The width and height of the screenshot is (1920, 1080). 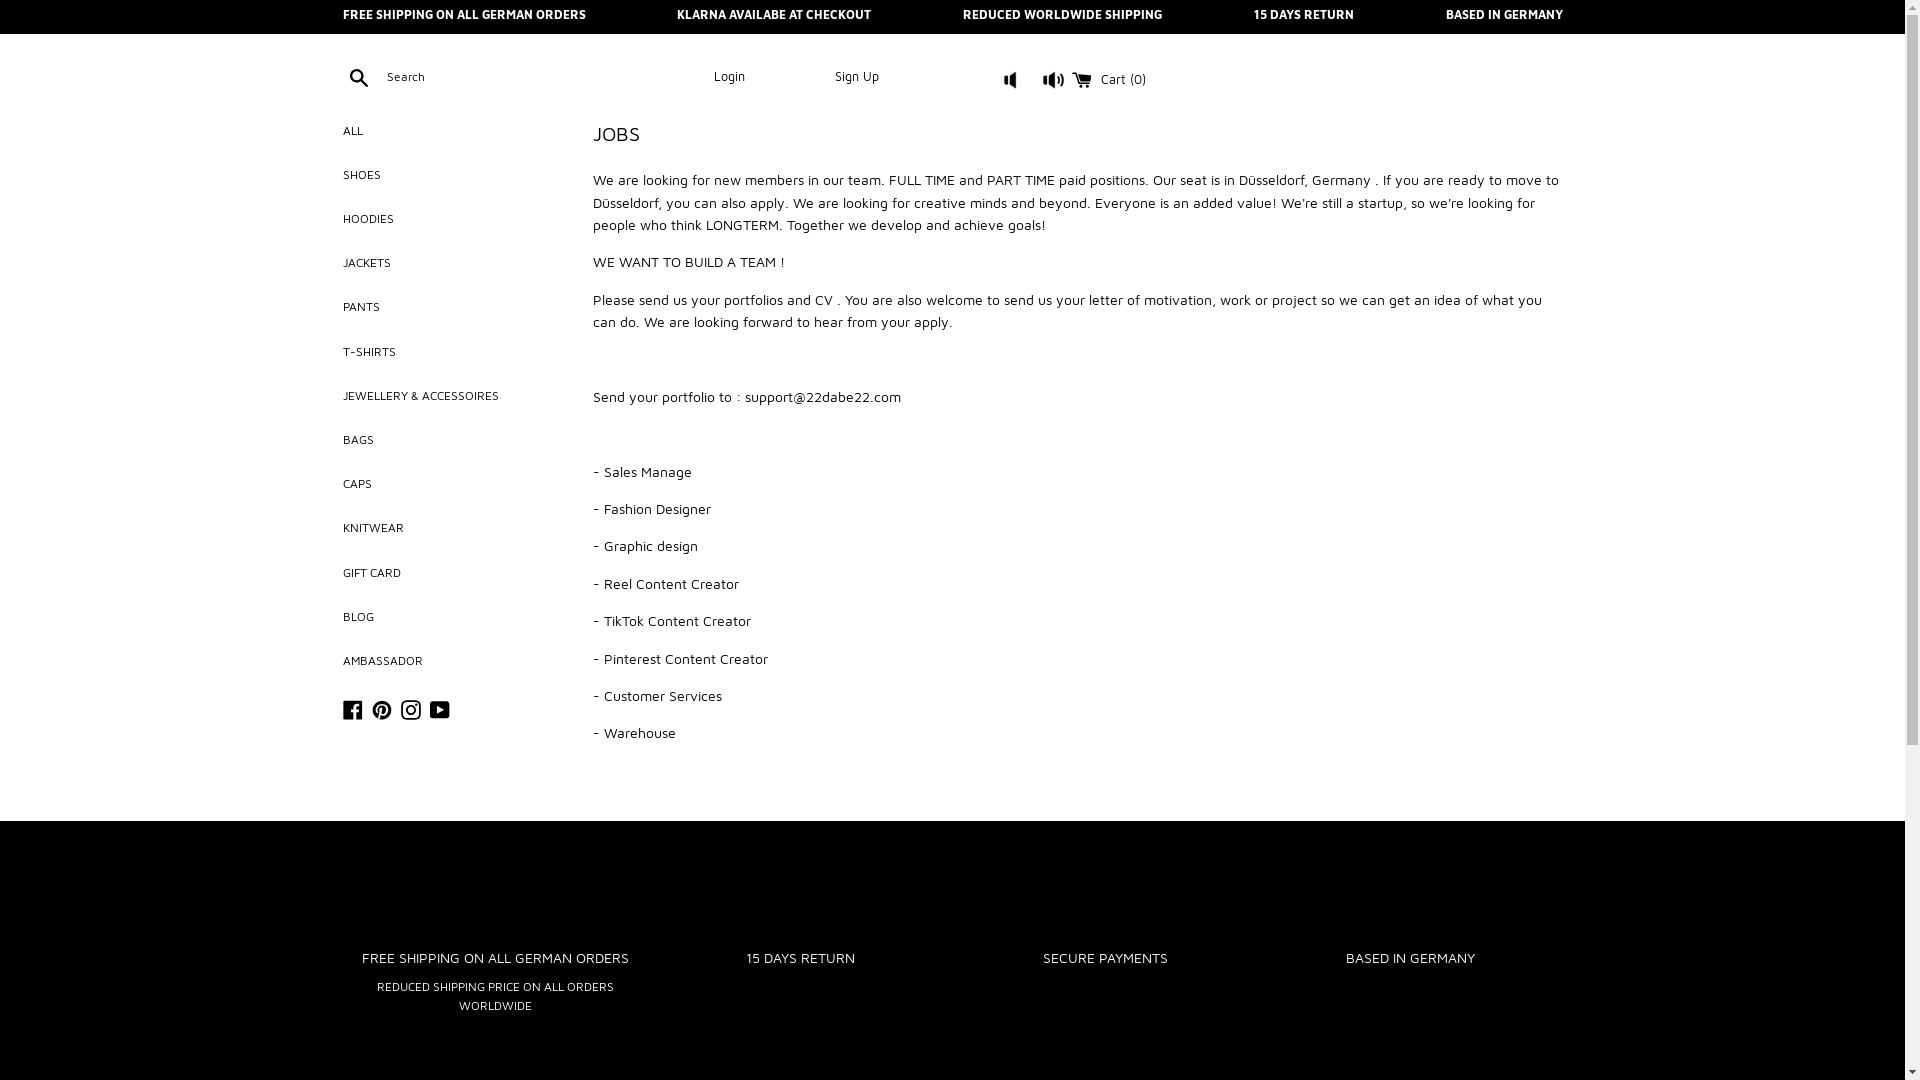 What do you see at coordinates (341, 218) in the screenshot?
I see `'HOODIES'` at bounding box center [341, 218].